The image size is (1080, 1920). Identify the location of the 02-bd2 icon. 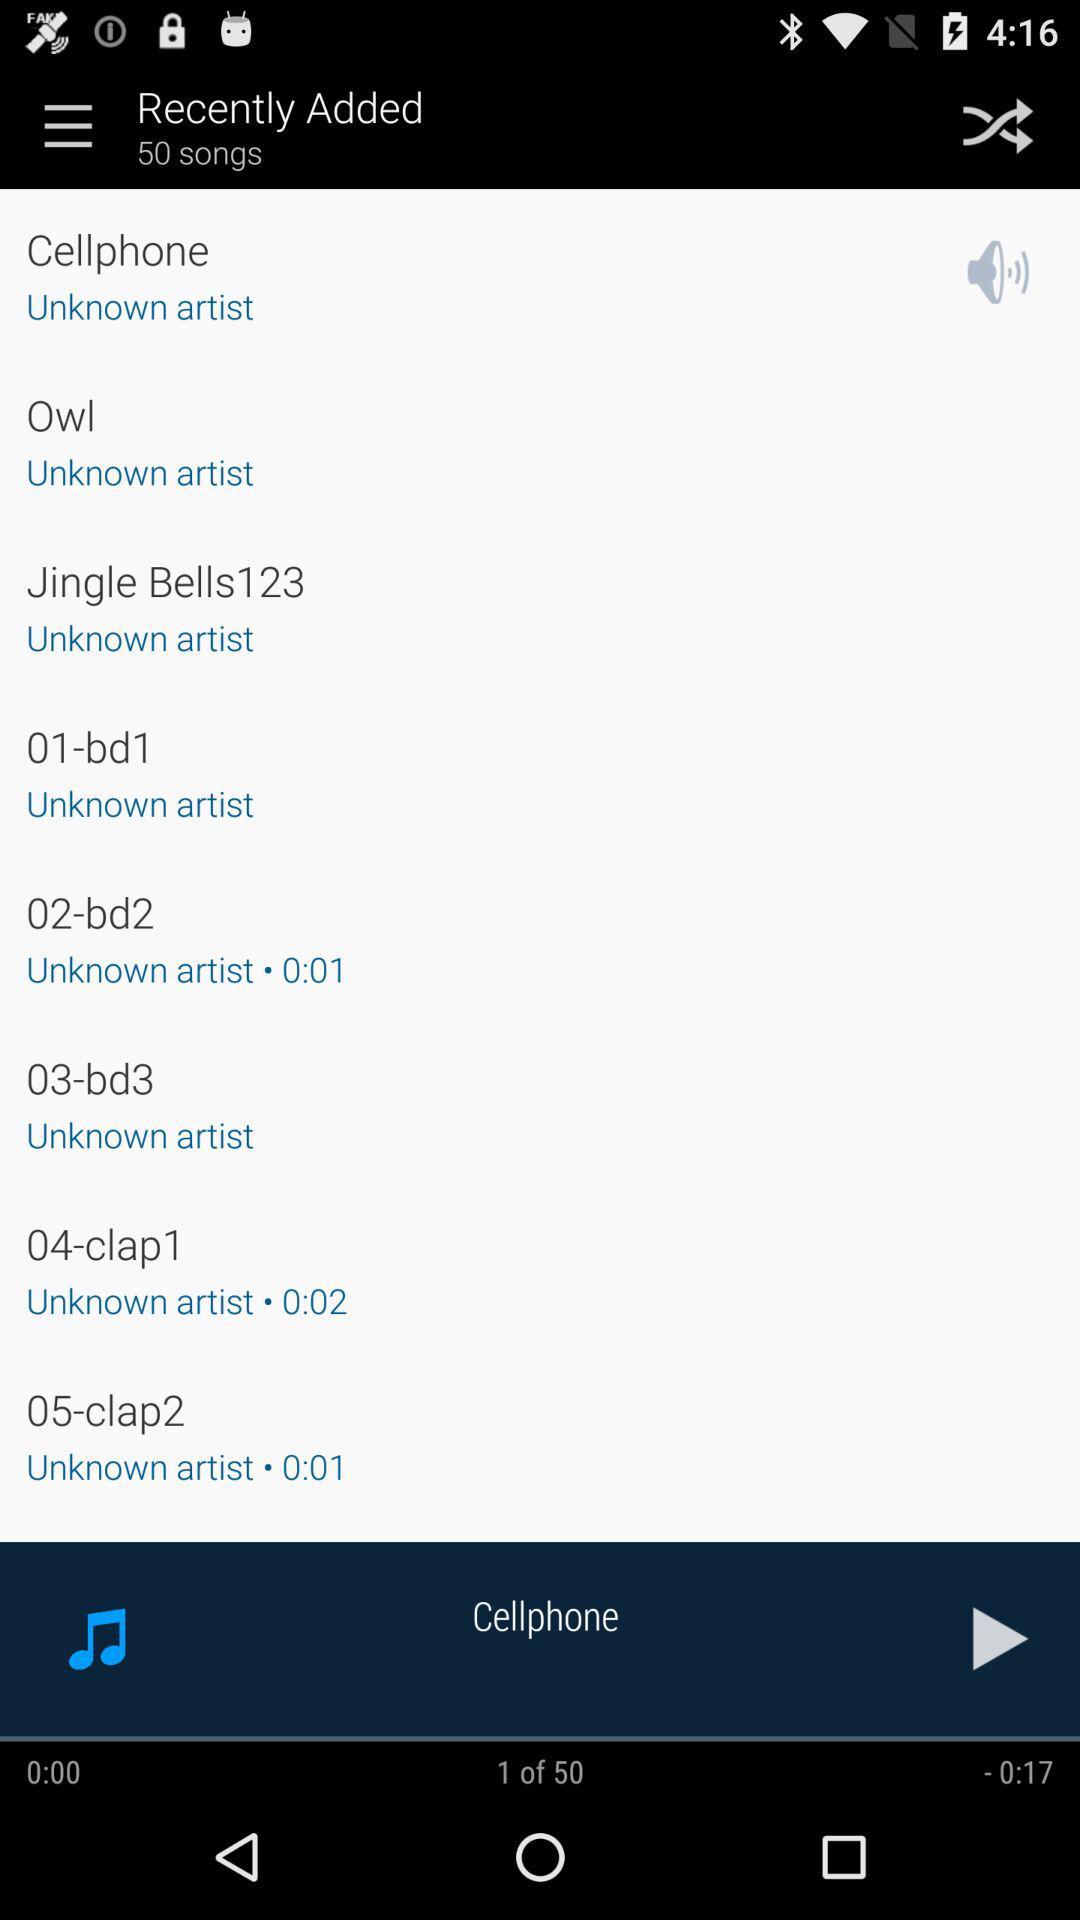
(90, 911).